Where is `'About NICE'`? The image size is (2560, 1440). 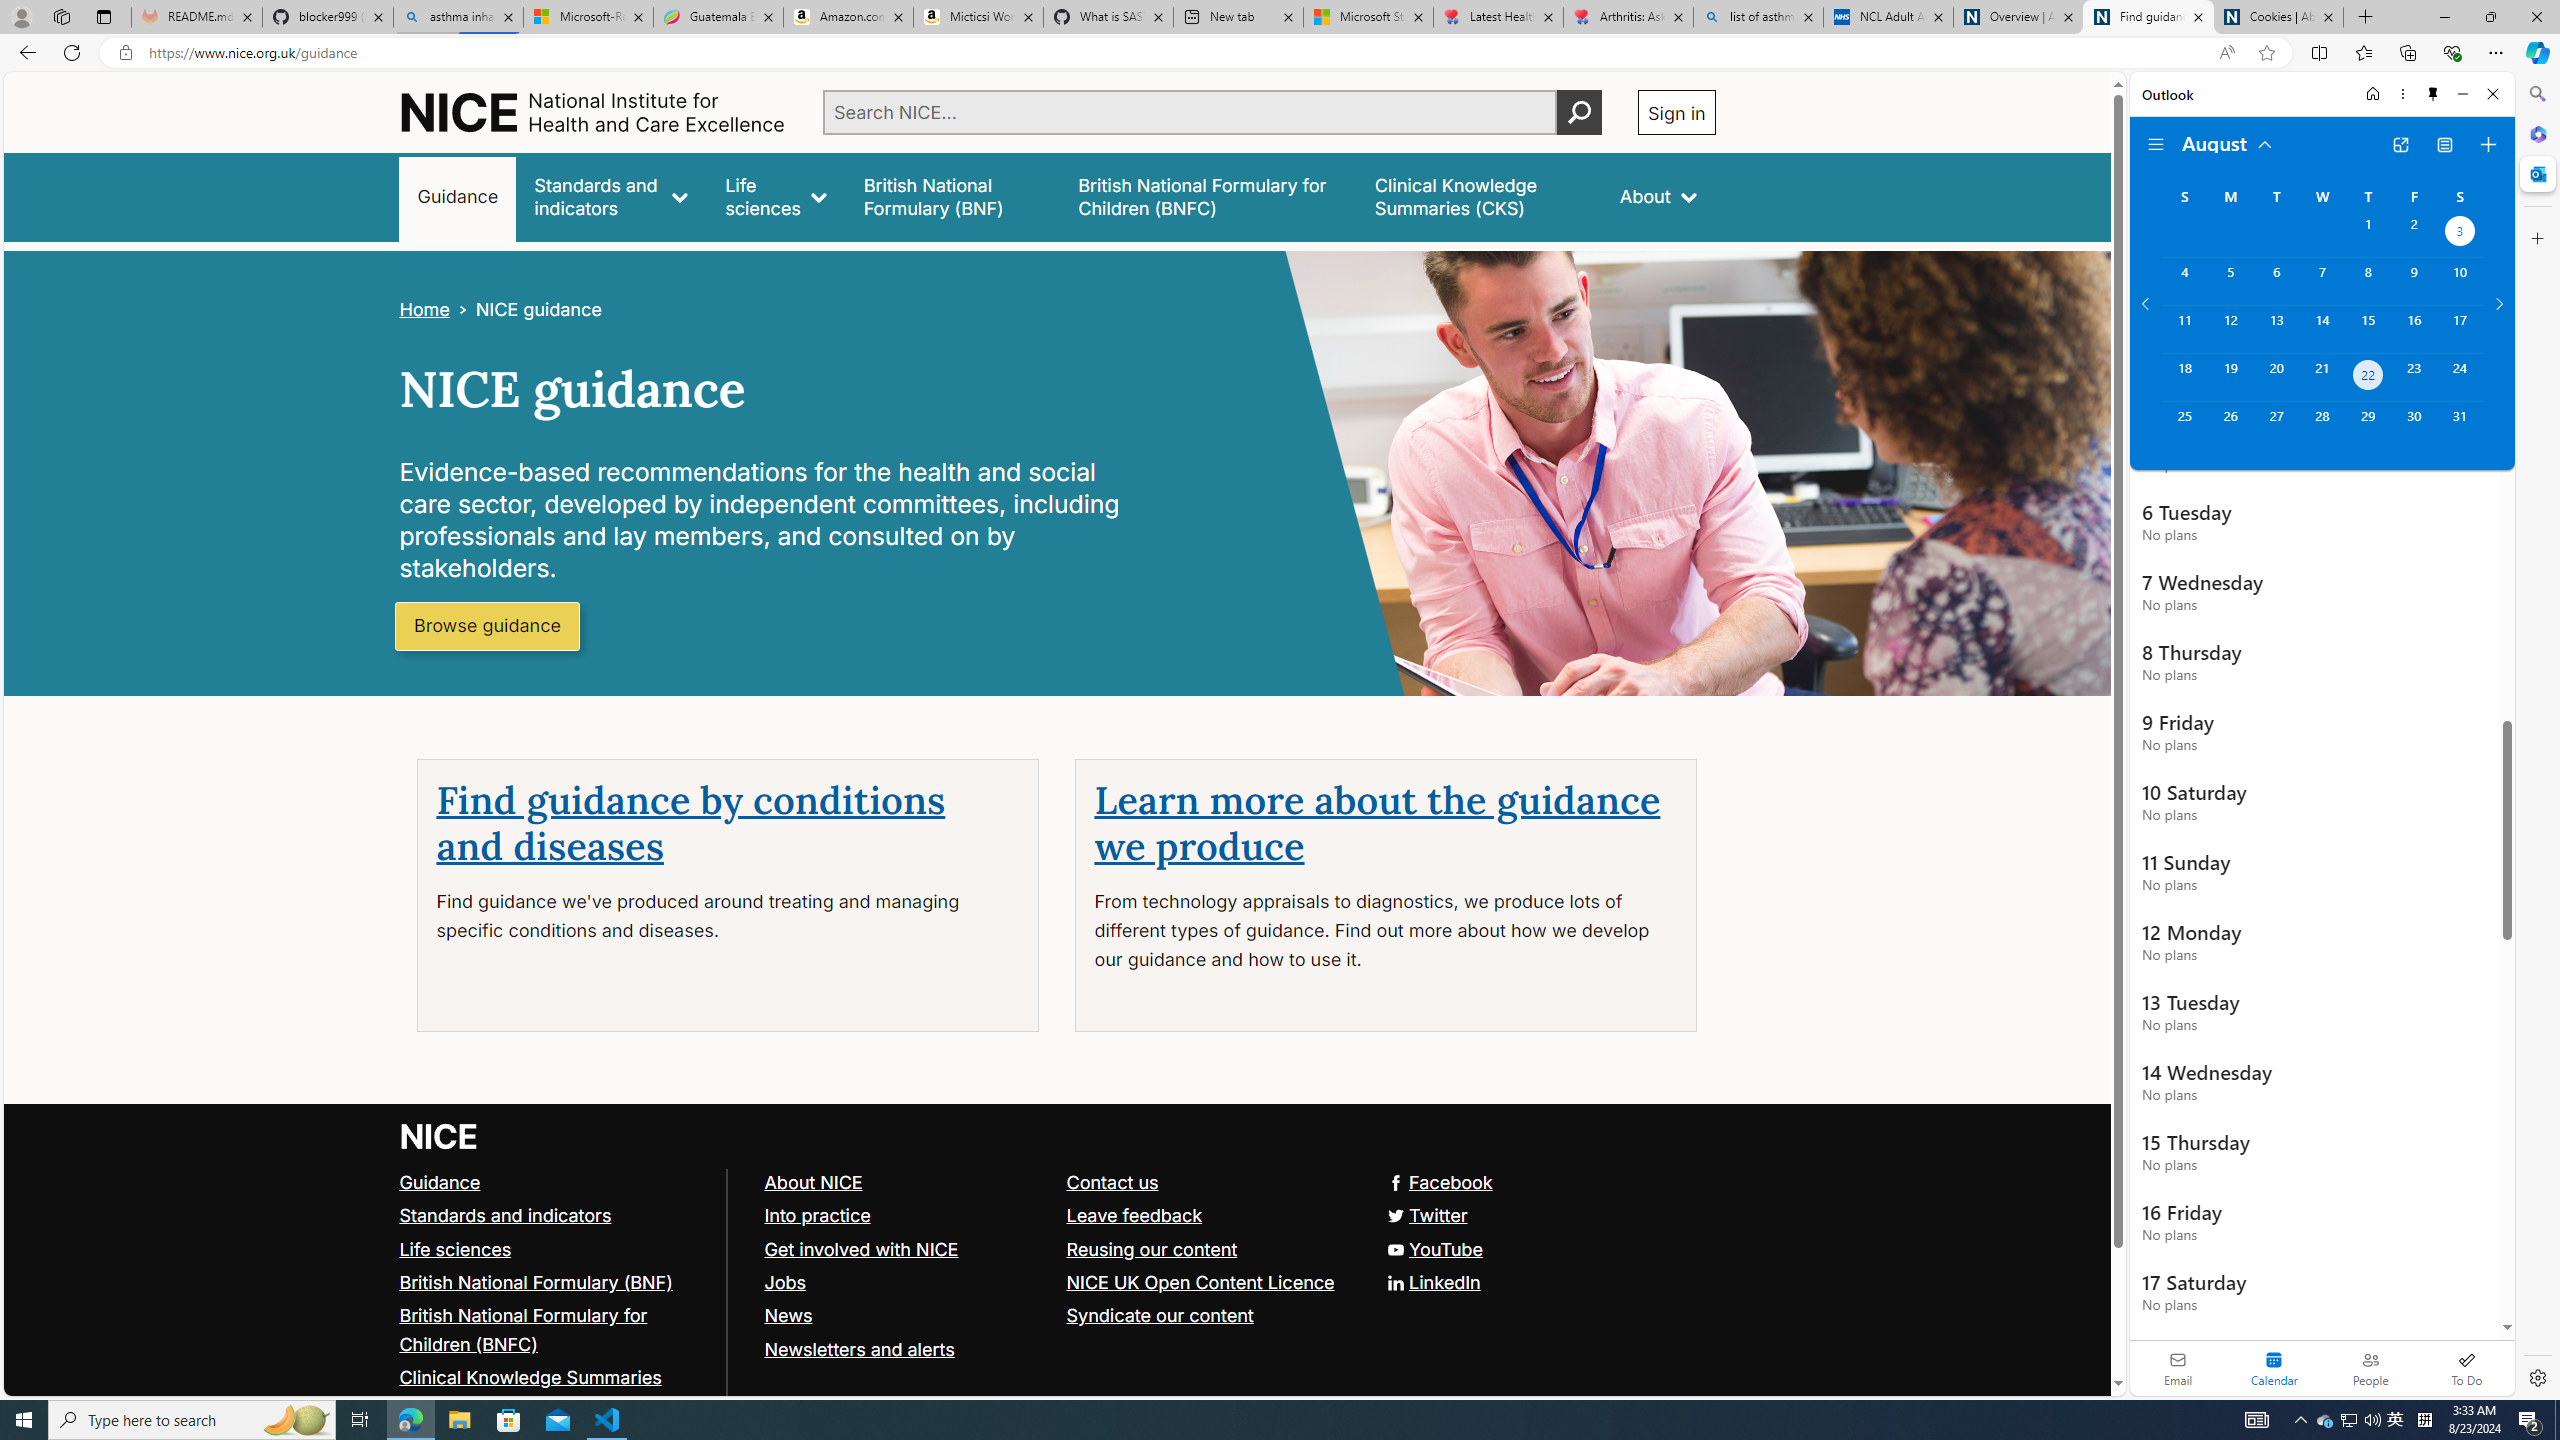
'About NICE' is located at coordinates (811, 1180).